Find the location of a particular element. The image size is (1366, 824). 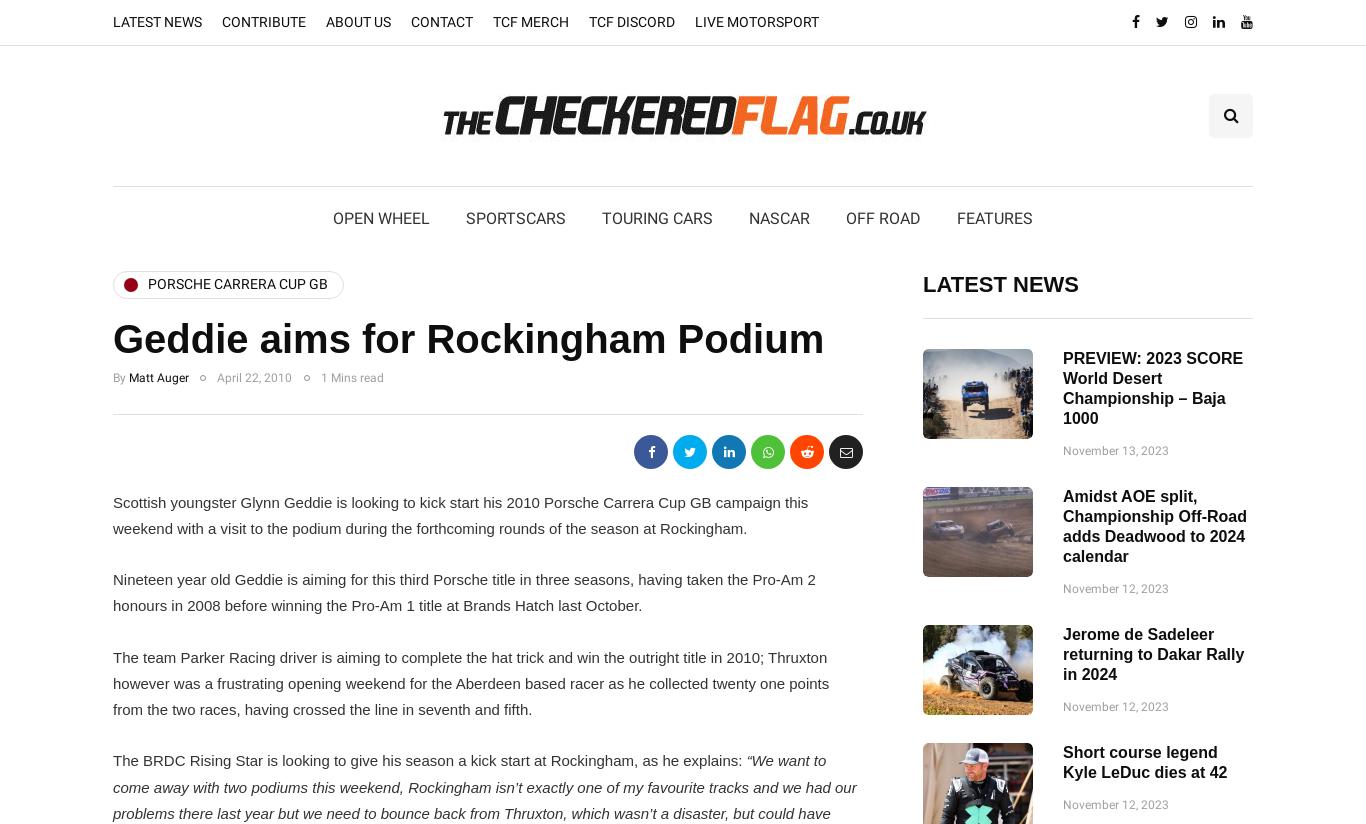

'Sportscars' is located at coordinates (515, 216).